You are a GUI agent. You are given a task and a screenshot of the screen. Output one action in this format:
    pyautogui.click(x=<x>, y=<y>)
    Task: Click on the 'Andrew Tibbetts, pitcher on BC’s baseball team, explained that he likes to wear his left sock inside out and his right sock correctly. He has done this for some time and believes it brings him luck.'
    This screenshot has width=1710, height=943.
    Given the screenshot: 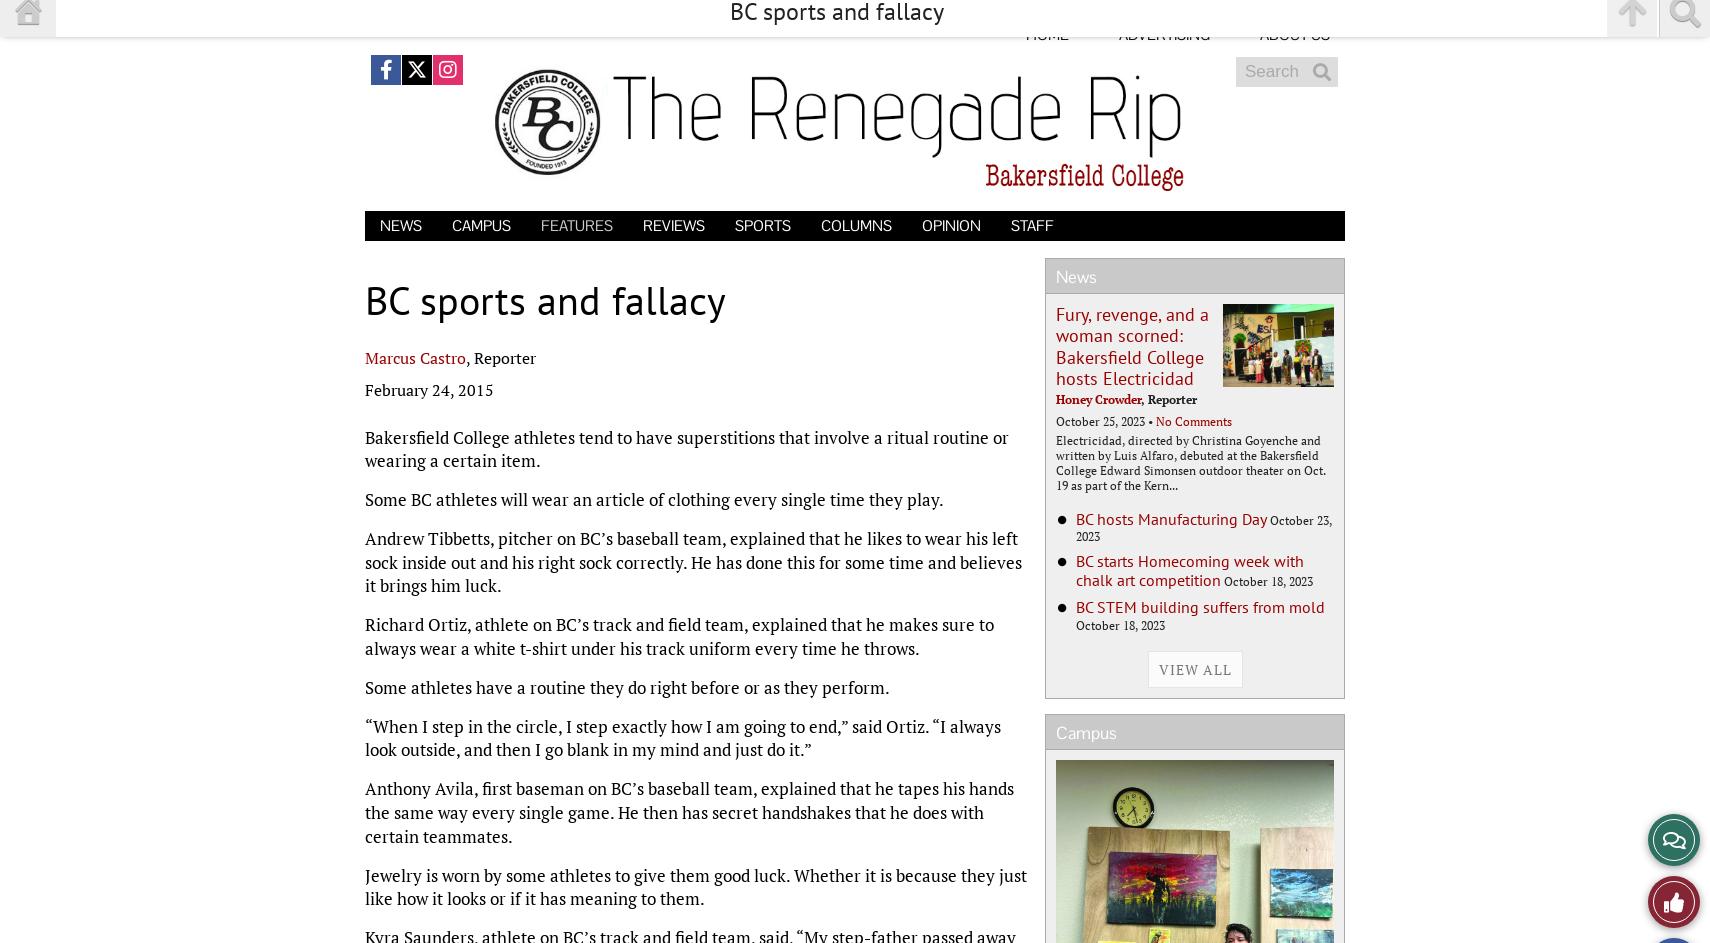 What is the action you would take?
    pyautogui.click(x=693, y=561)
    